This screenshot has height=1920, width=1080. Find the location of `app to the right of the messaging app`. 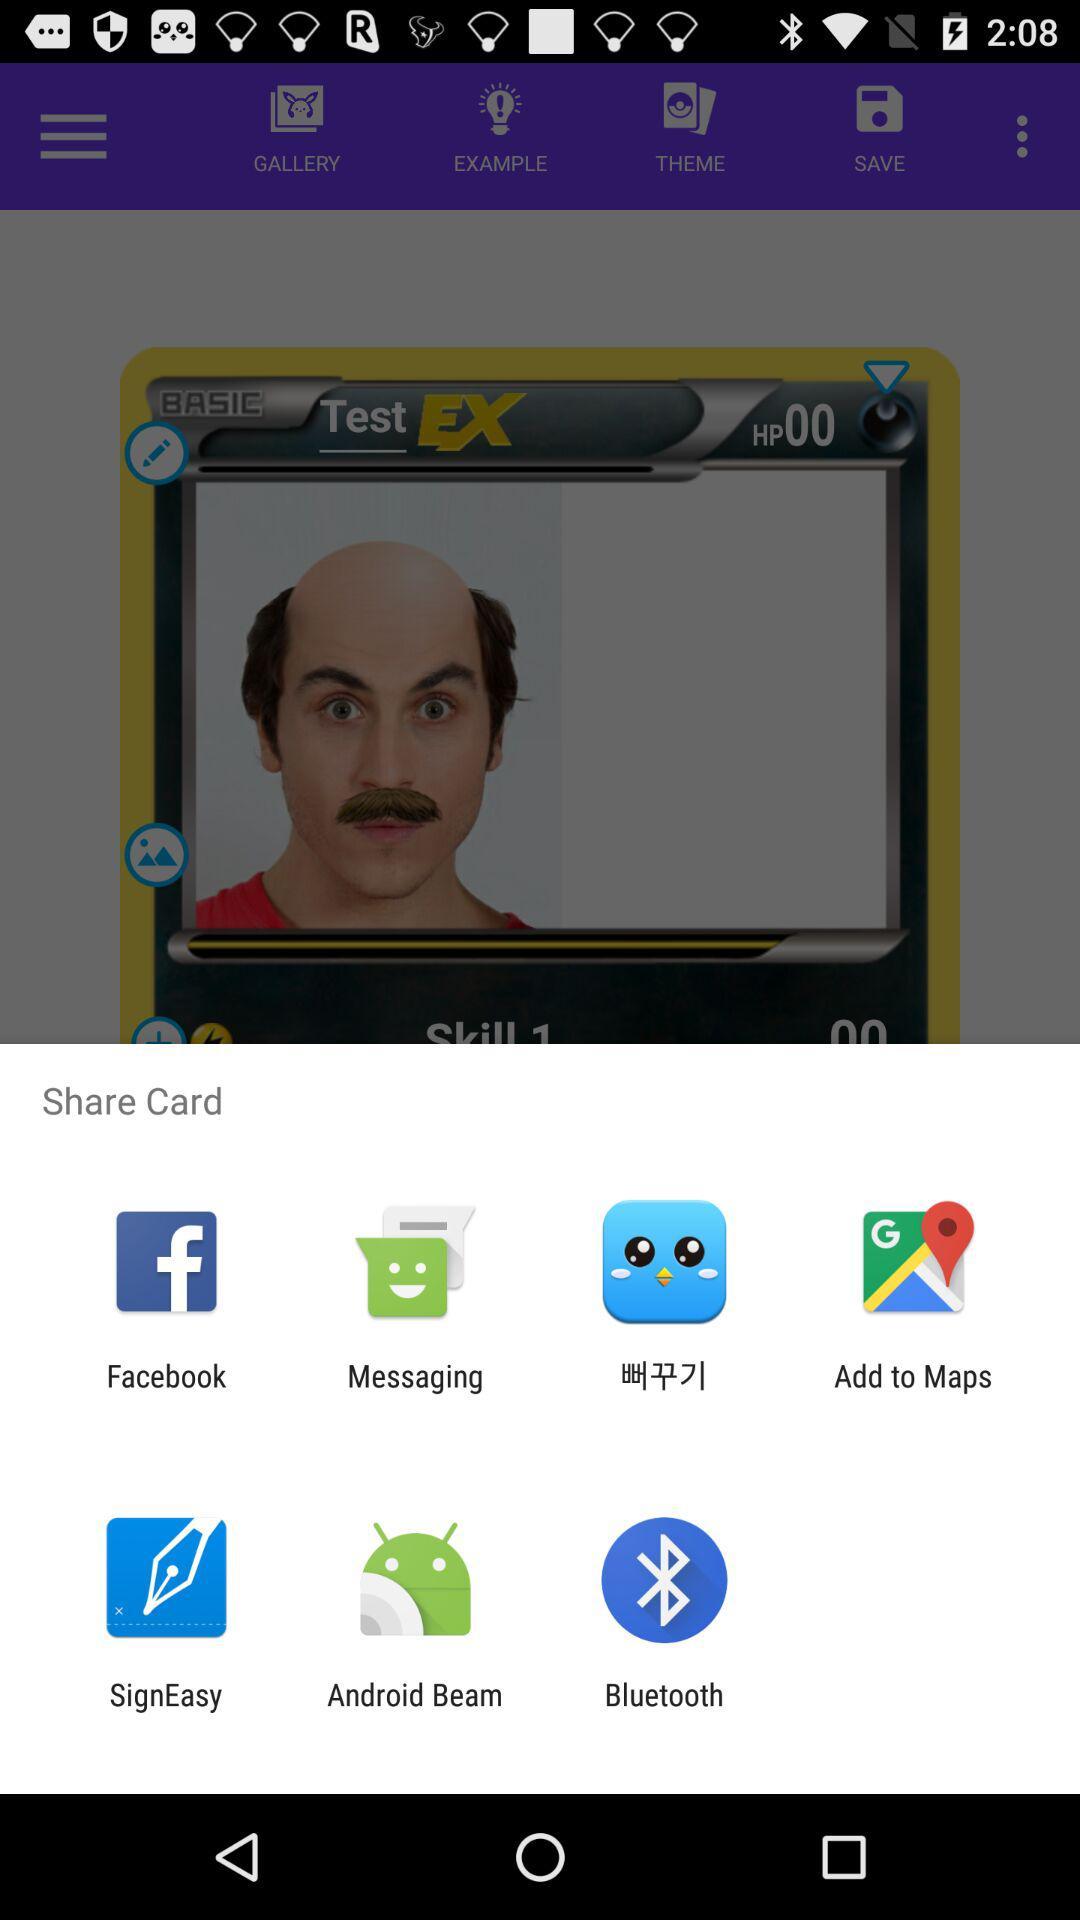

app to the right of the messaging app is located at coordinates (664, 1392).